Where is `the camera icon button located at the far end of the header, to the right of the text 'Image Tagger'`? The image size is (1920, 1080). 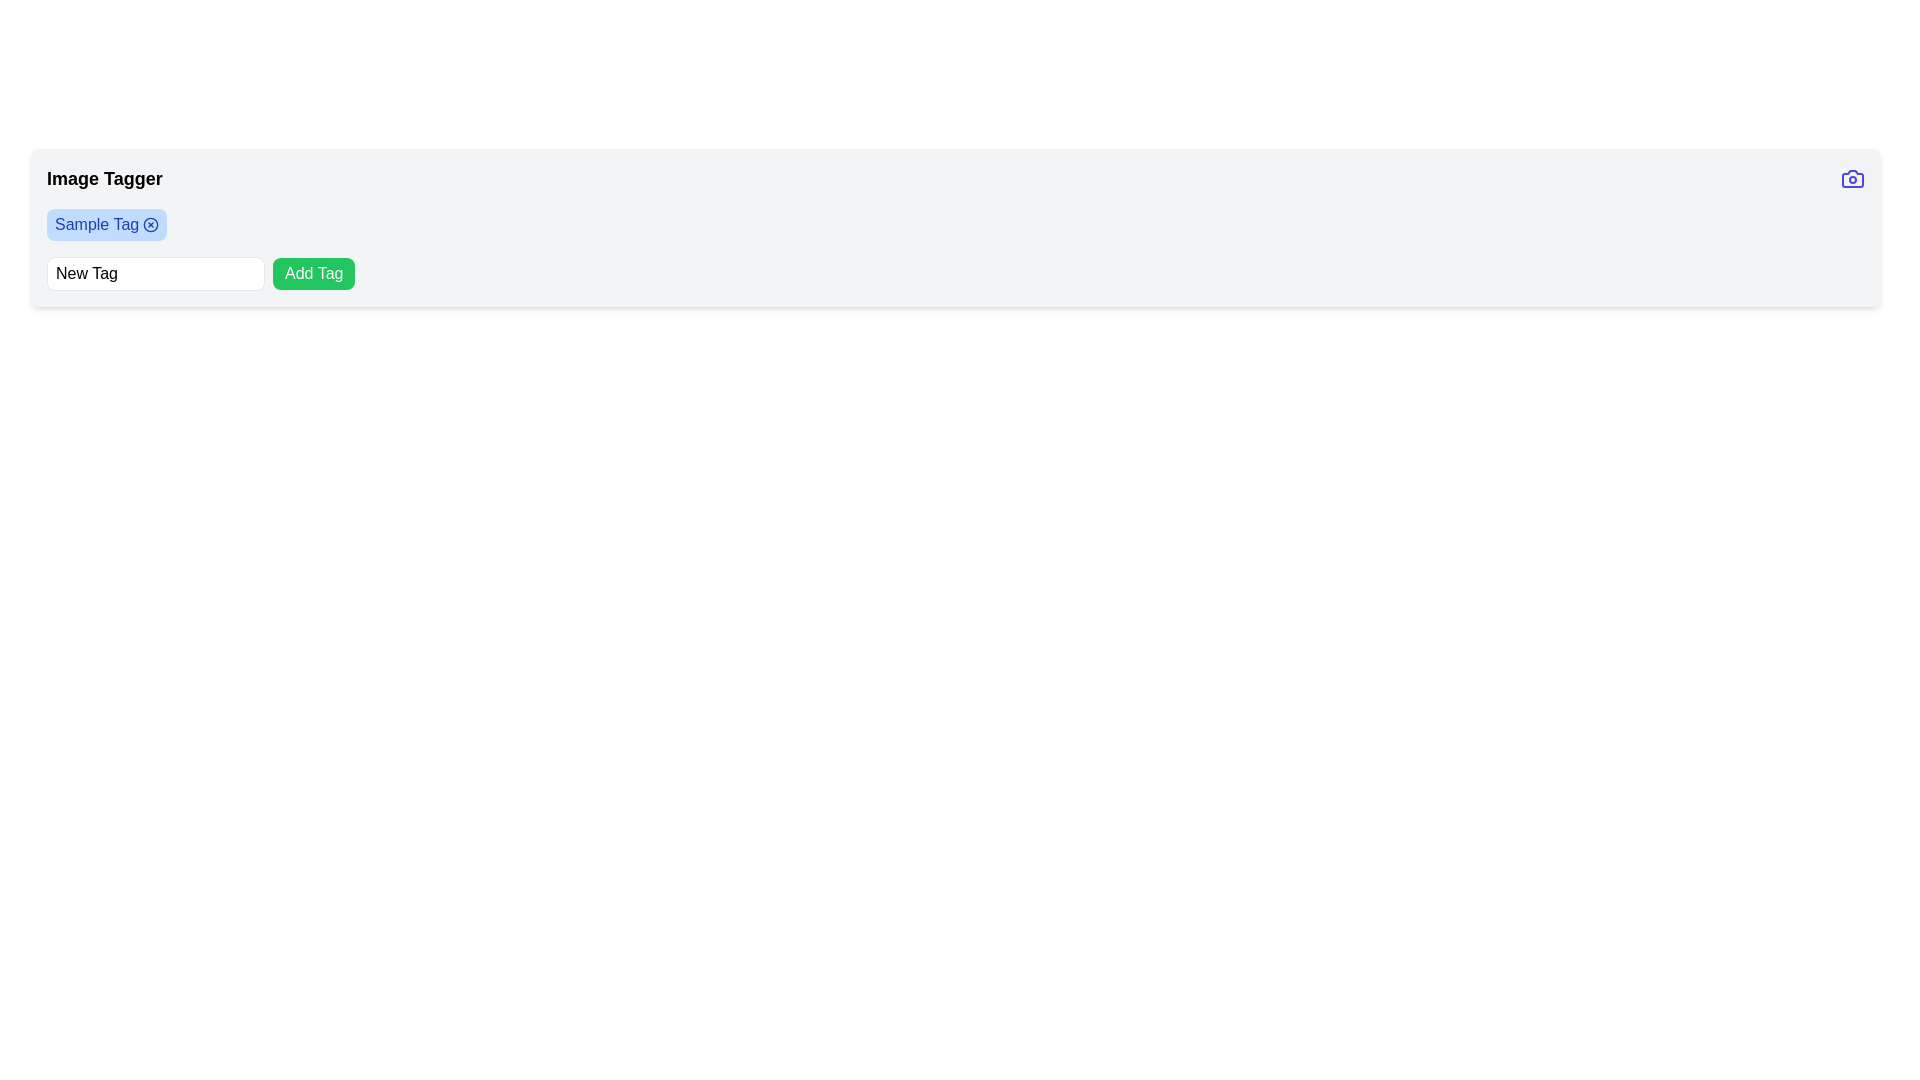
the camera icon button located at the far end of the header, to the right of the text 'Image Tagger' is located at coordinates (1851, 177).